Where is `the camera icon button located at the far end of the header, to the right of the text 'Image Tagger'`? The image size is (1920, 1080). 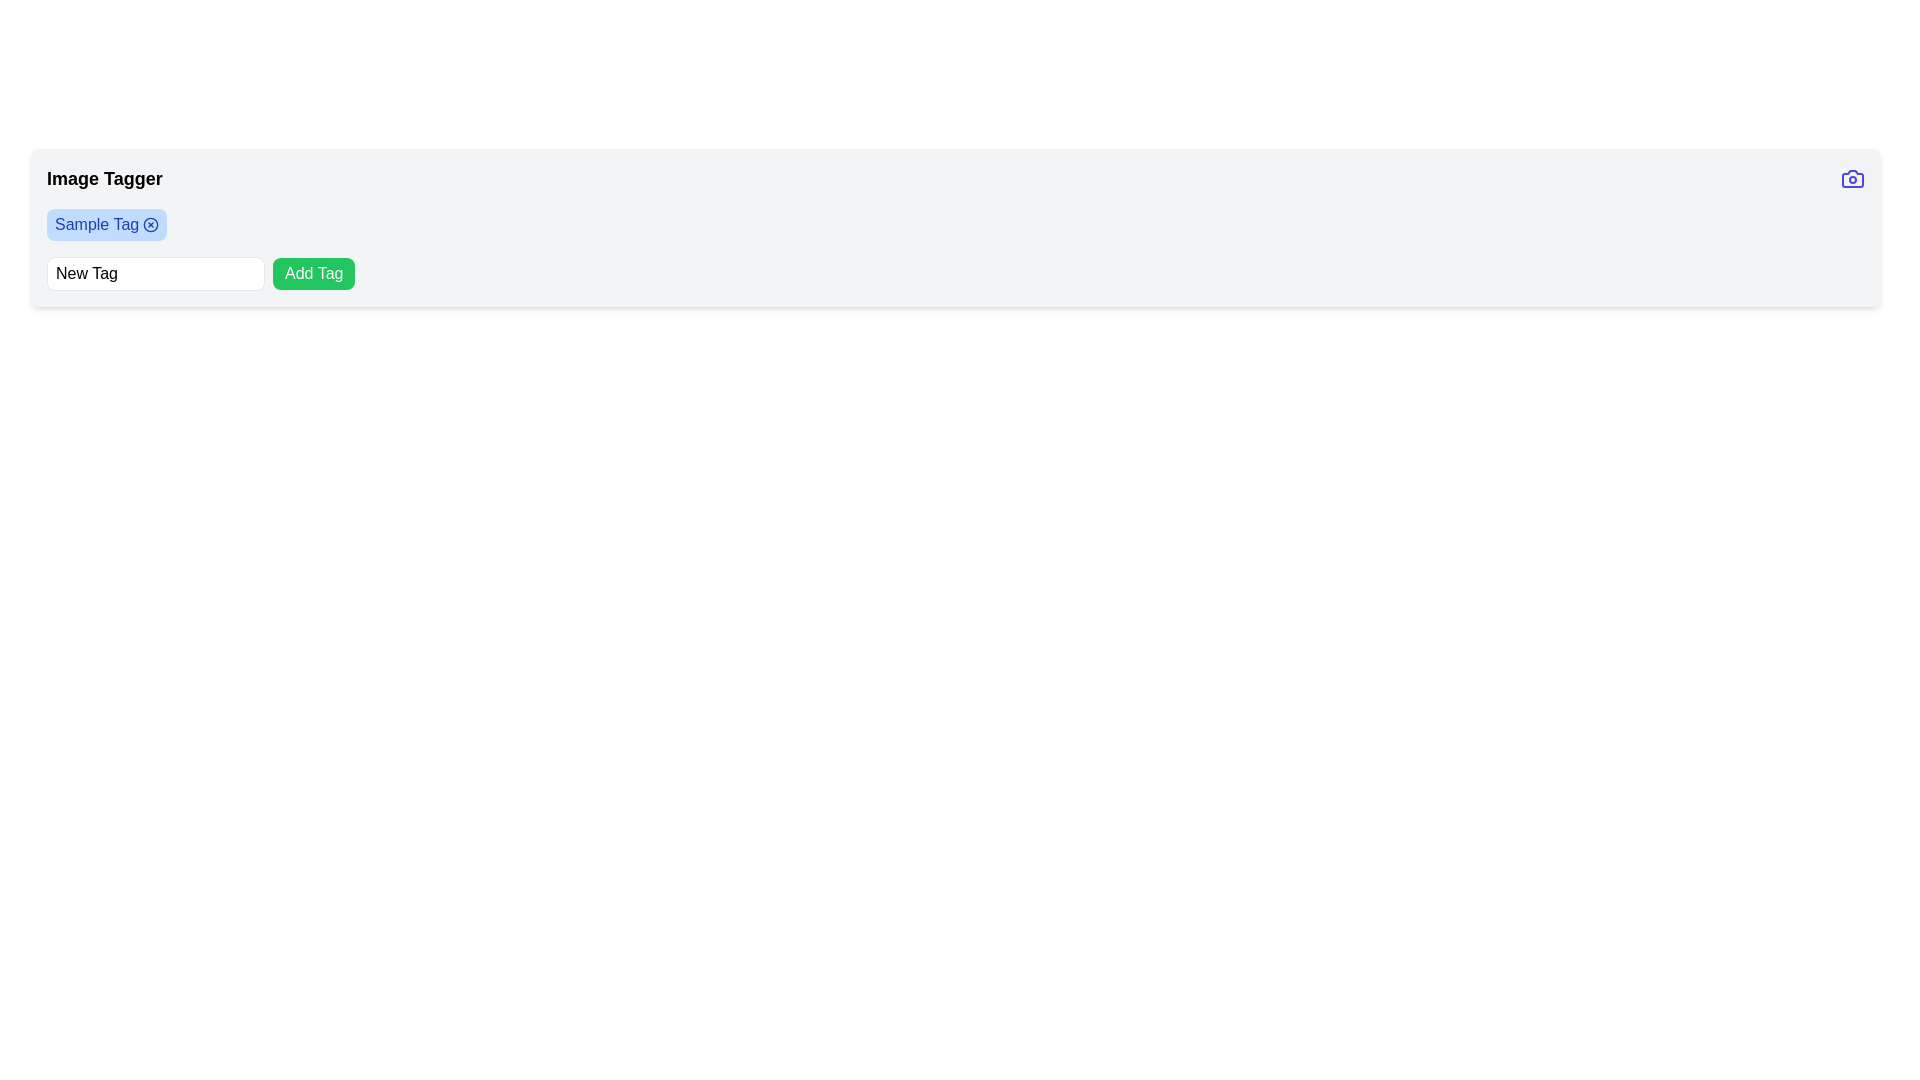
the camera icon button located at the far end of the header, to the right of the text 'Image Tagger' is located at coordinates (1851, 177).